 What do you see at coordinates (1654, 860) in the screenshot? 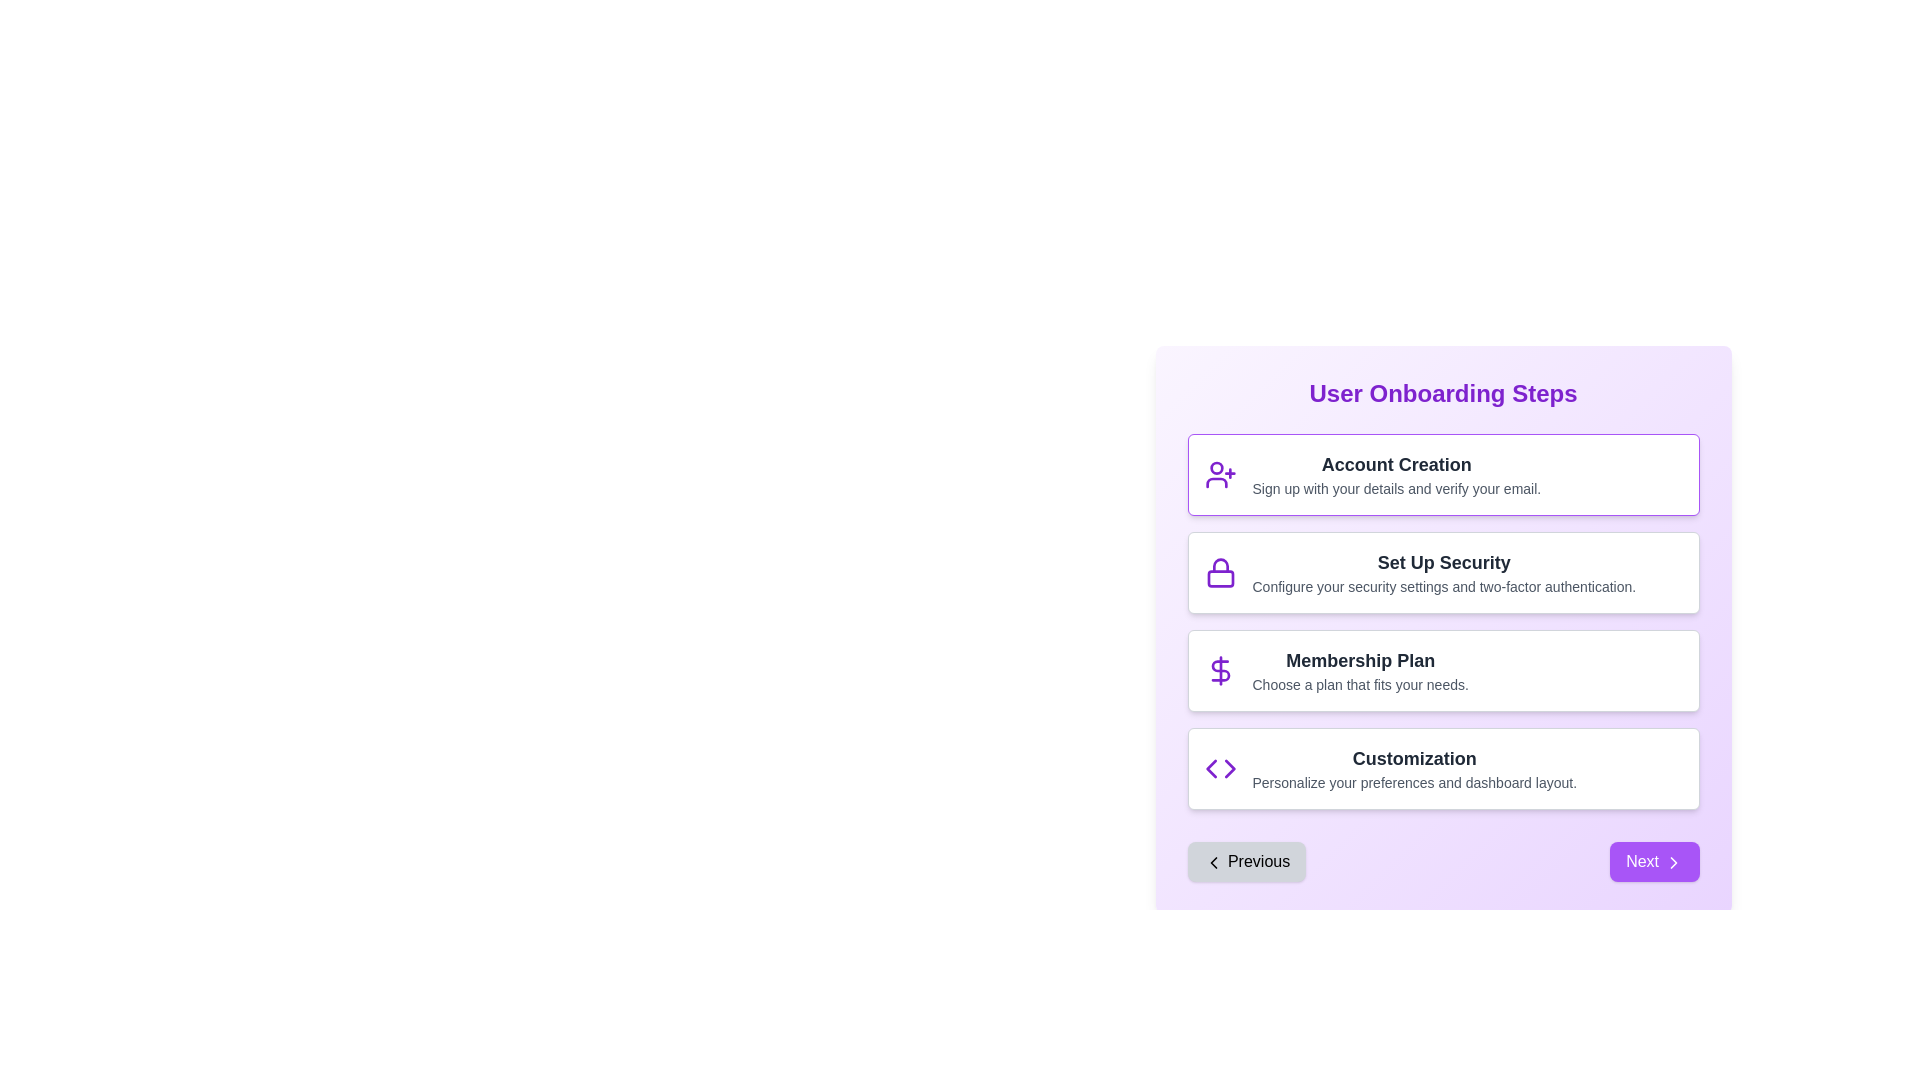
I see `the 'Next' button` at bounding box center [1654, 860].